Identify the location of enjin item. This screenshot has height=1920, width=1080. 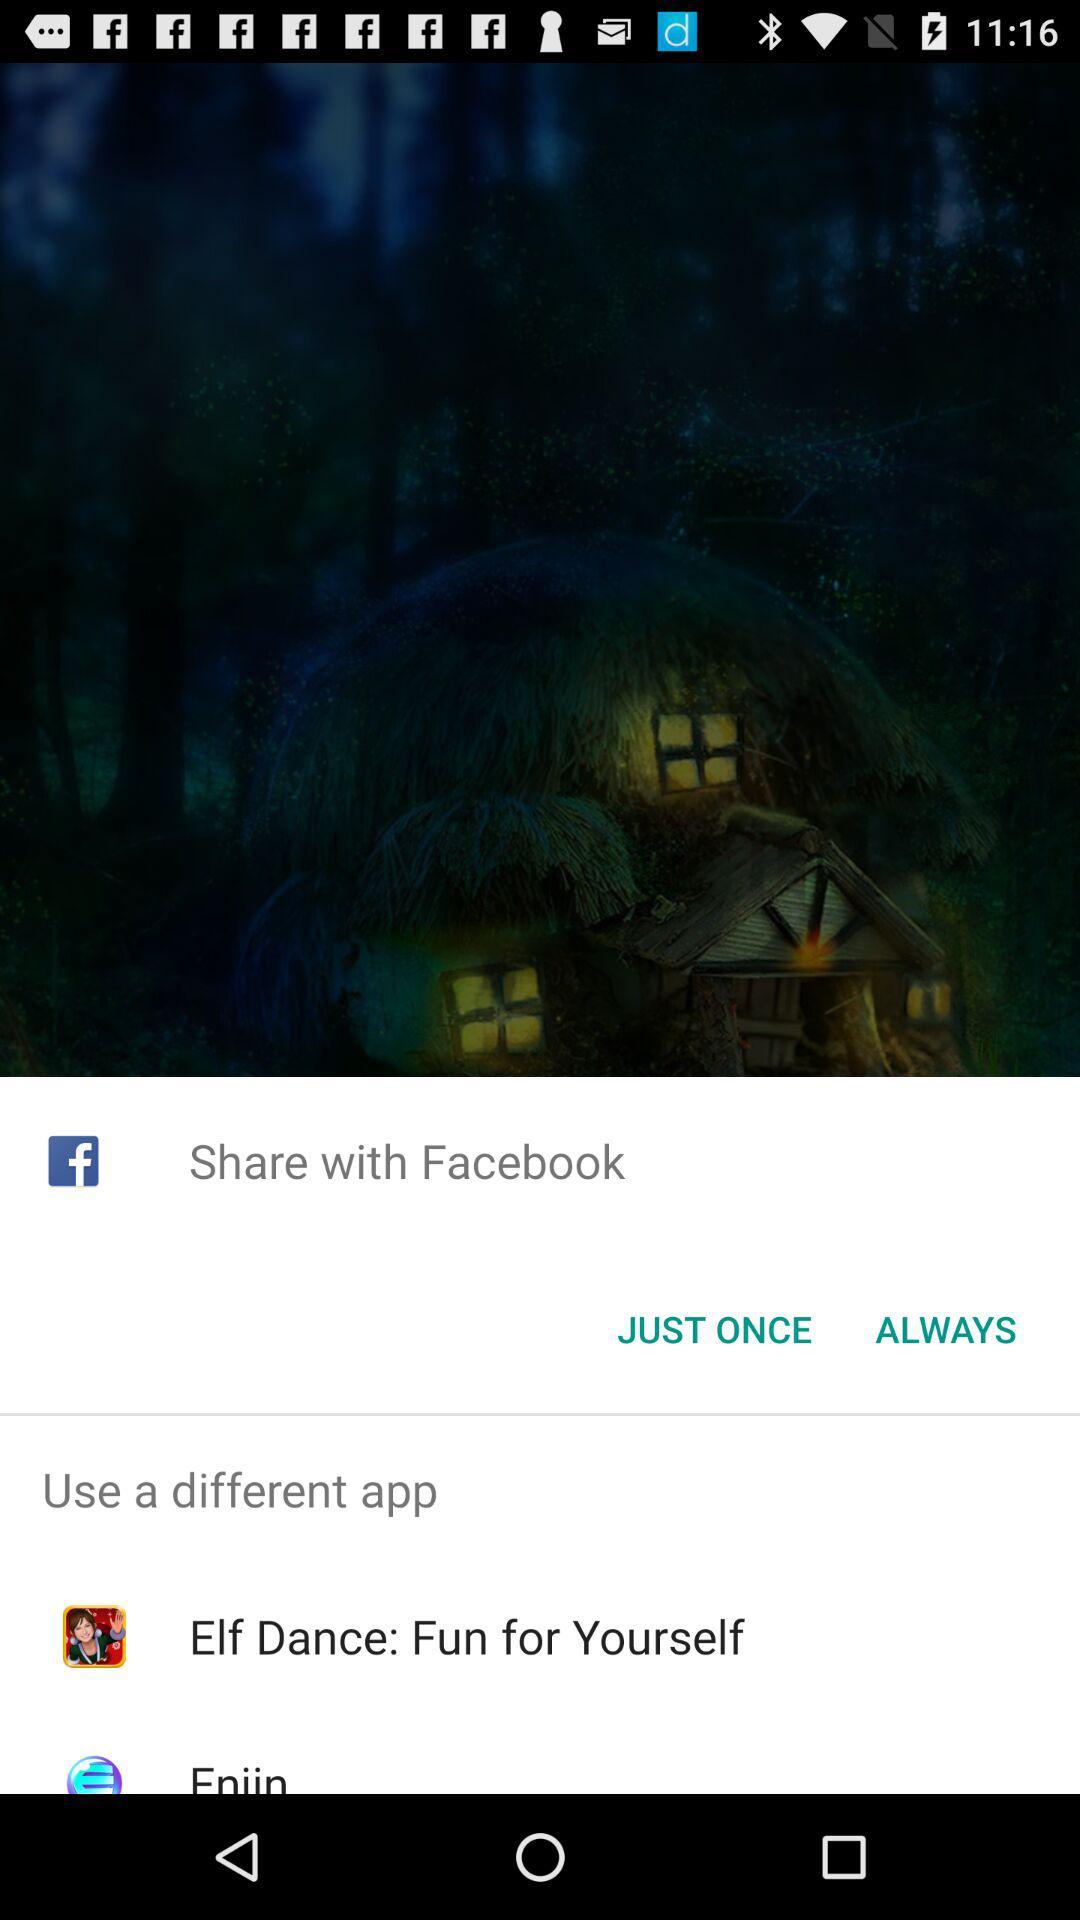
(237, 1772).